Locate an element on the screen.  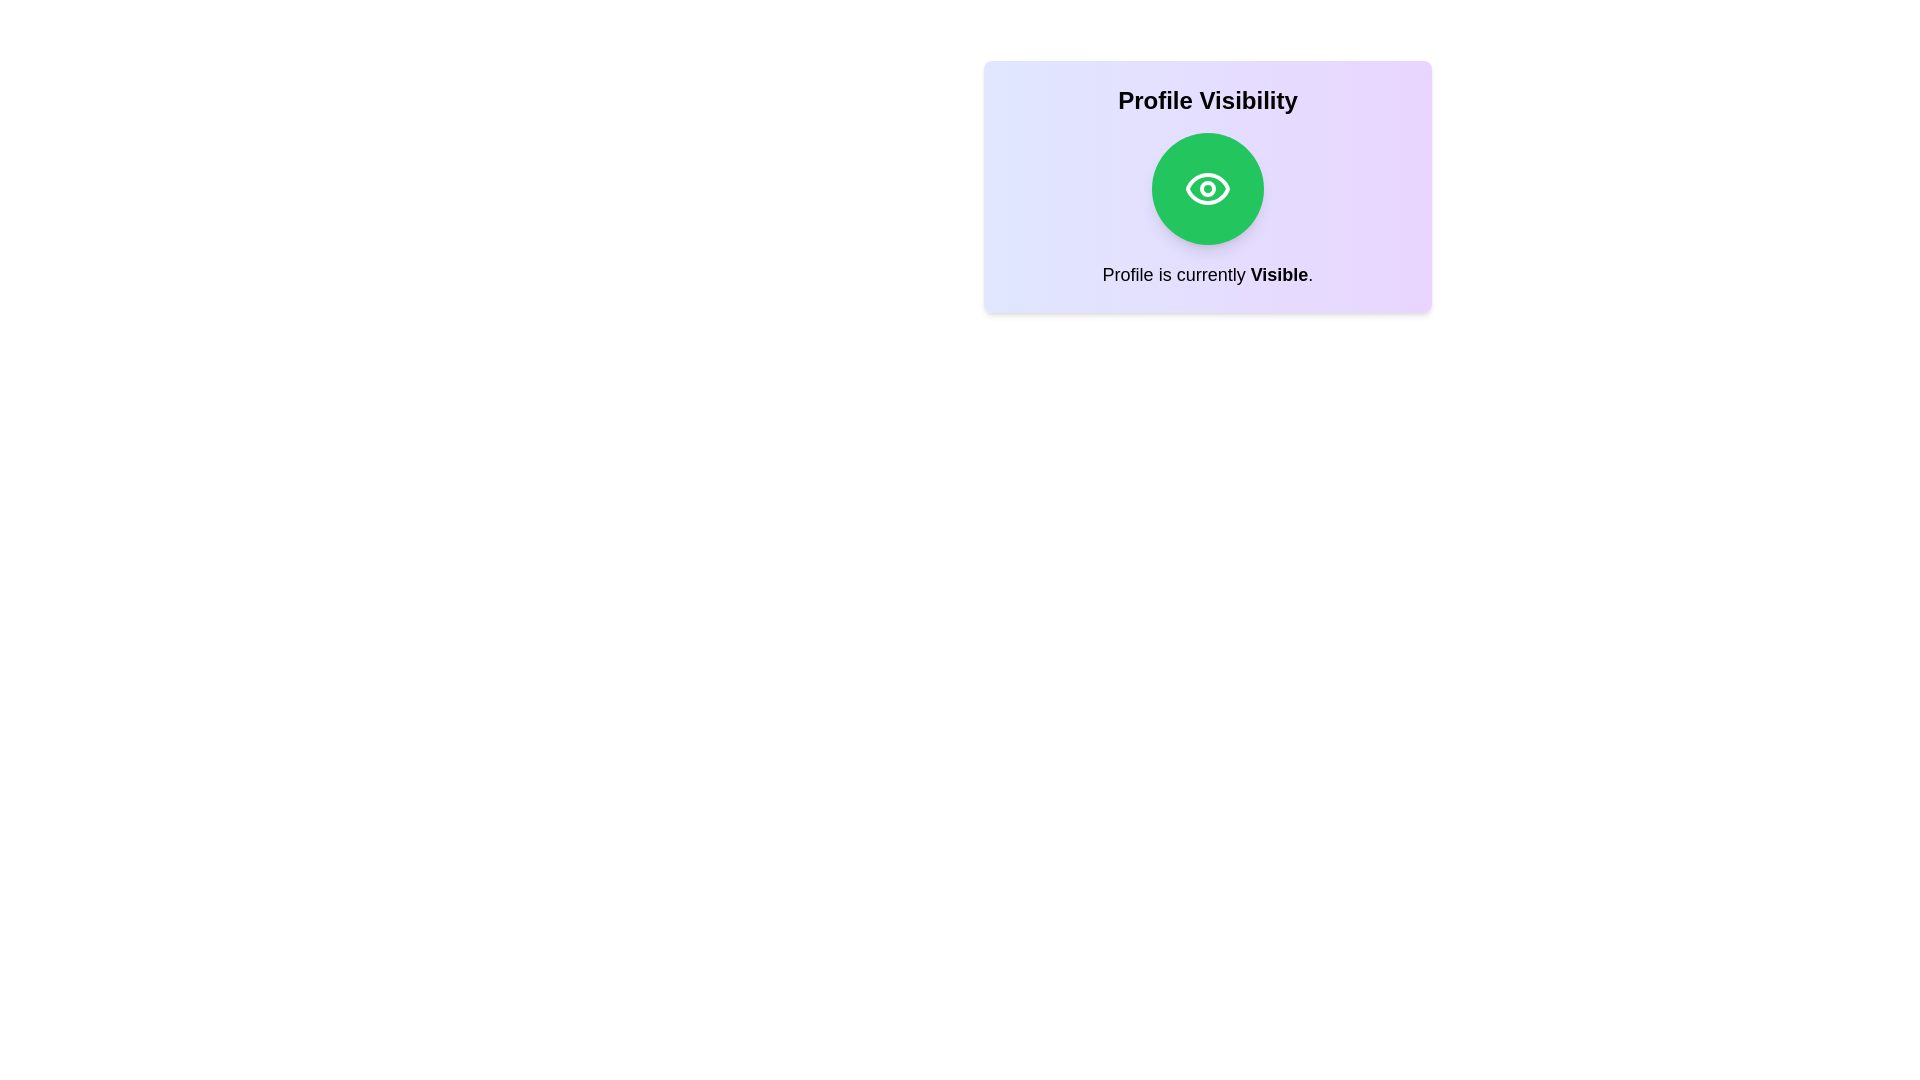
the visibility toggle button to change the profile visibility state is located at coordinates (1207, 189).